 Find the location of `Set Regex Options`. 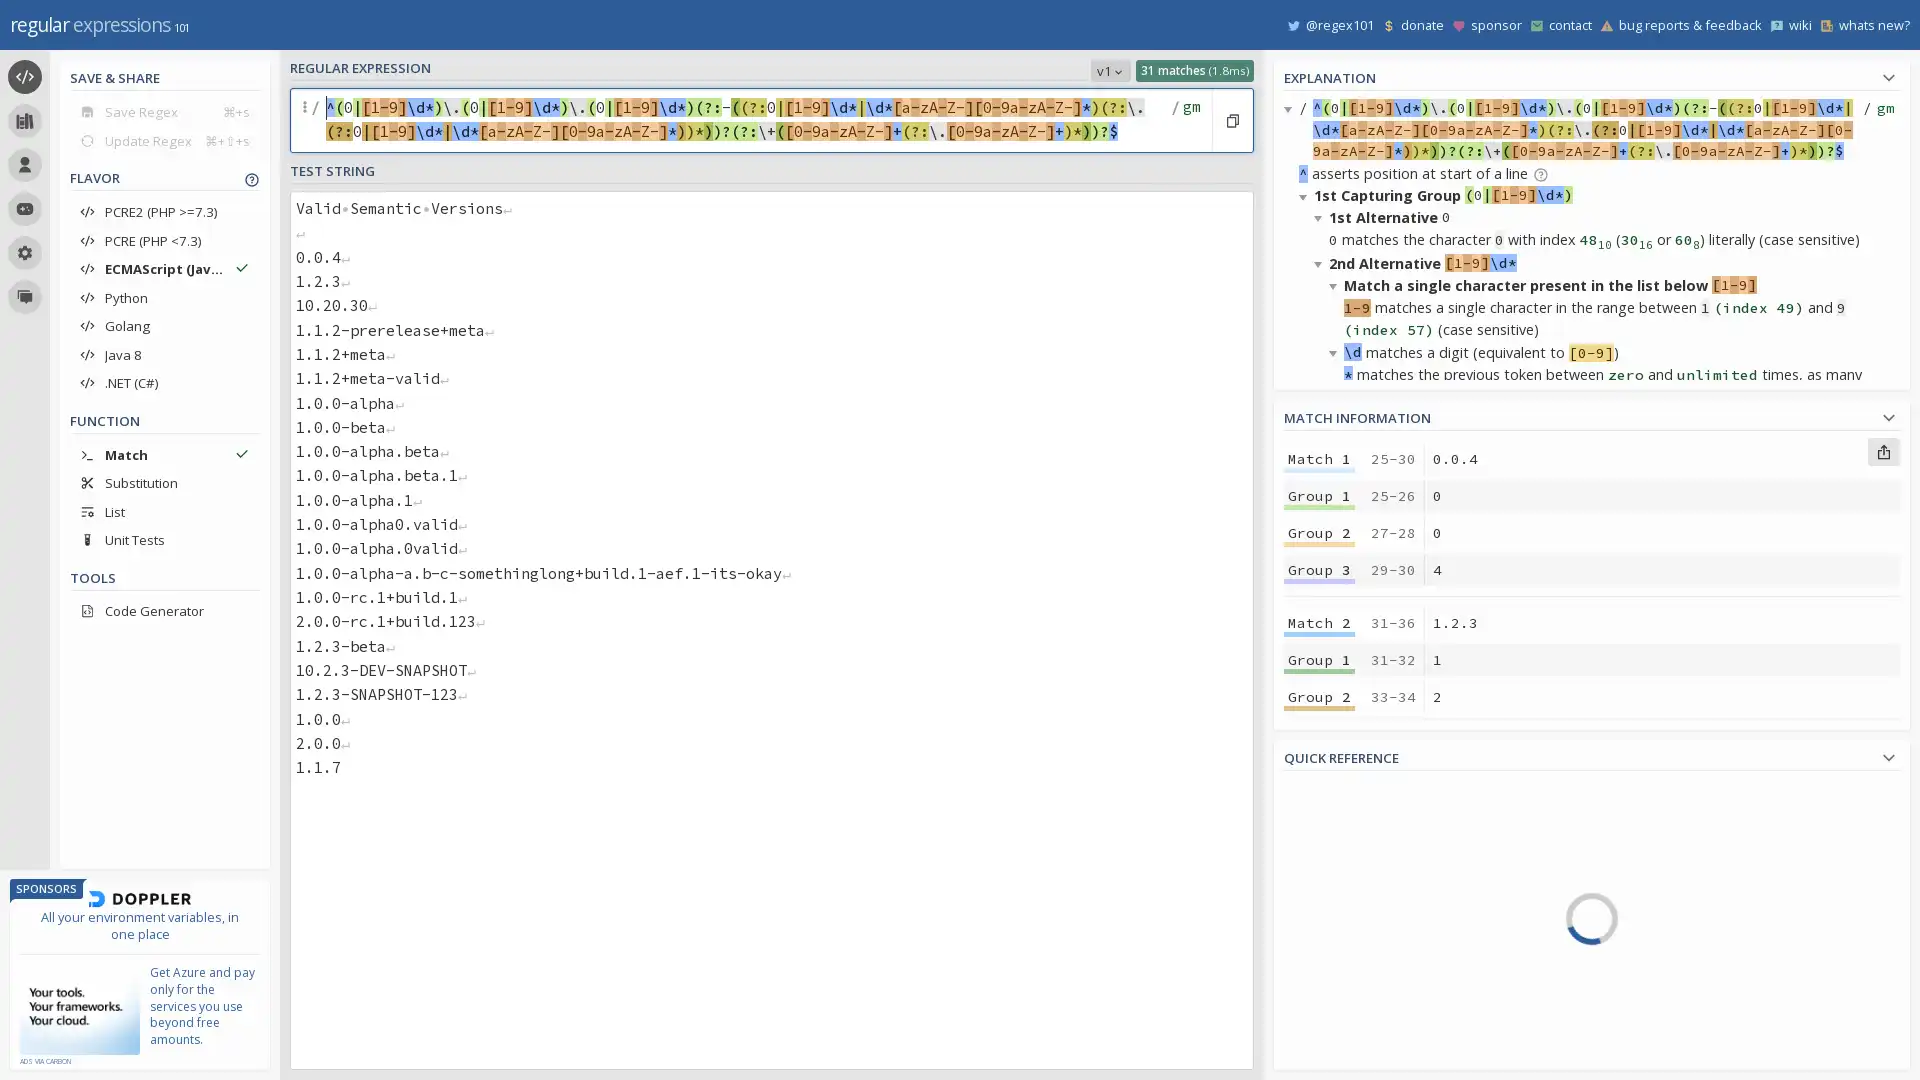

Set Regex Options is located at coordinates (1189, 120).